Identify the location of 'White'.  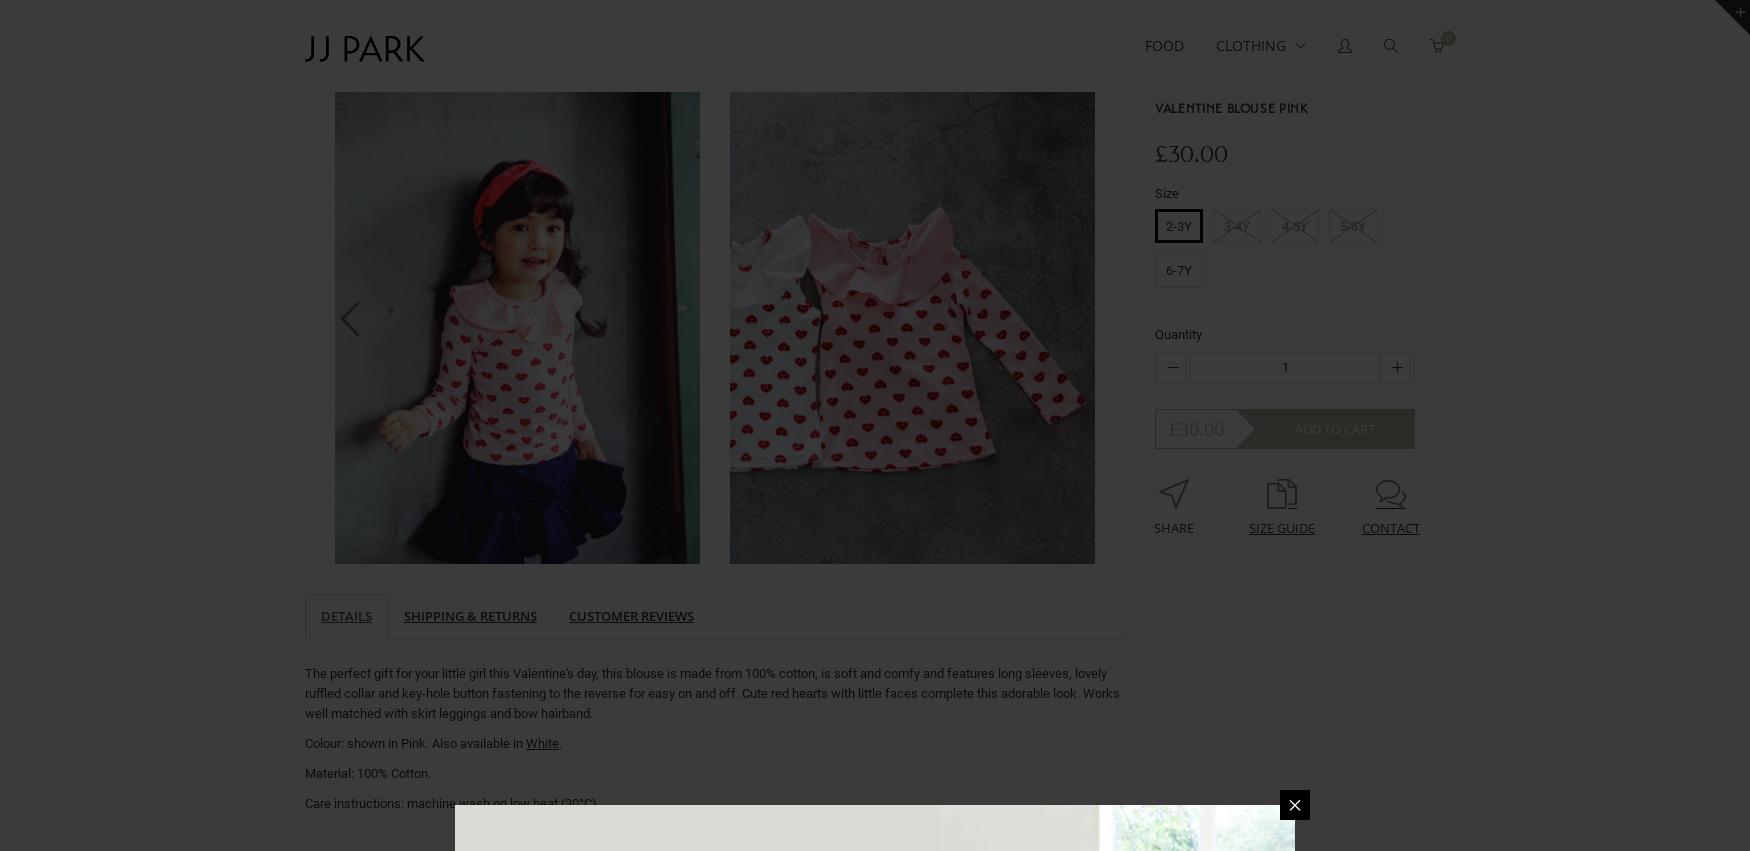
(541, 742).